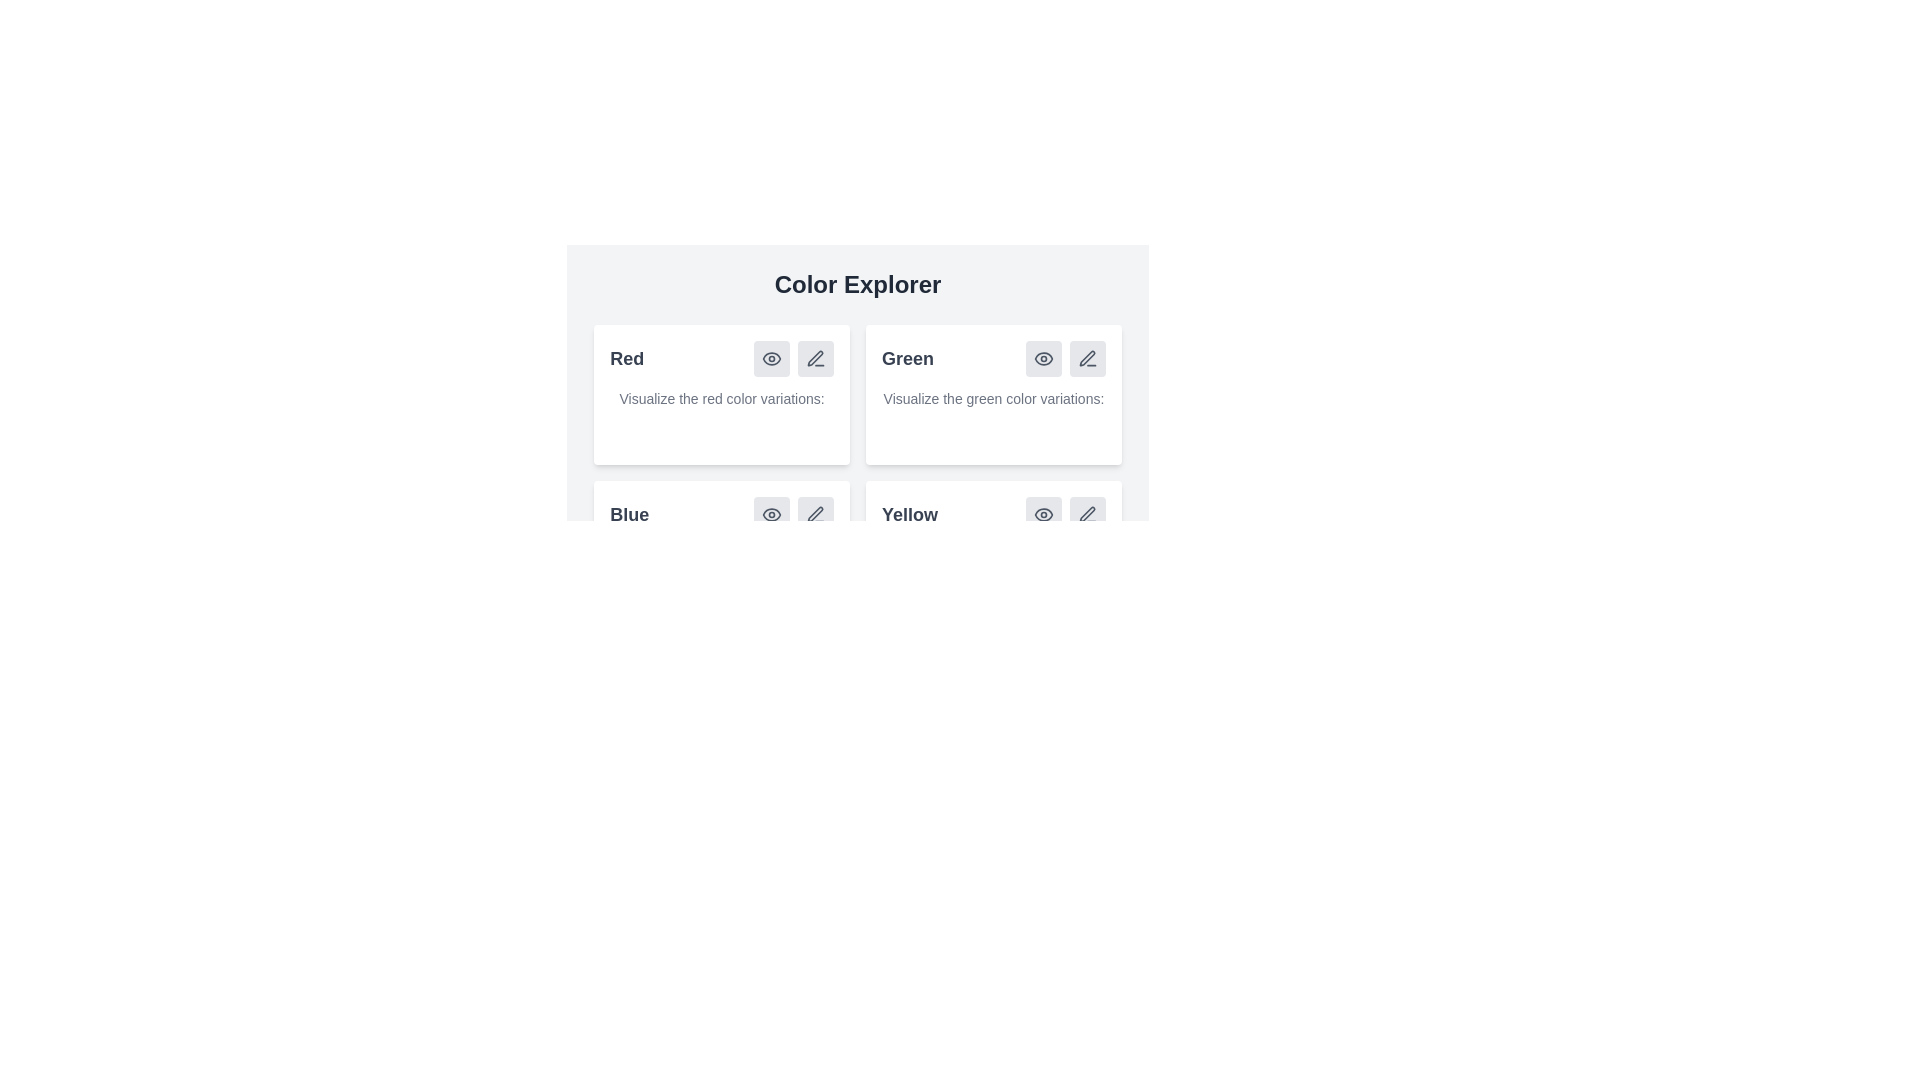 This screenshot has height=1080, width=1920. What do you see at coordinates (1042, 514) in the screenshot?
I see `the button with an eye icon, which is part of the 'Color Explorer' interface, located to the right of the 'Yellow' color section and to the left of the pencil icon button` at bounding box center [1042, 514].